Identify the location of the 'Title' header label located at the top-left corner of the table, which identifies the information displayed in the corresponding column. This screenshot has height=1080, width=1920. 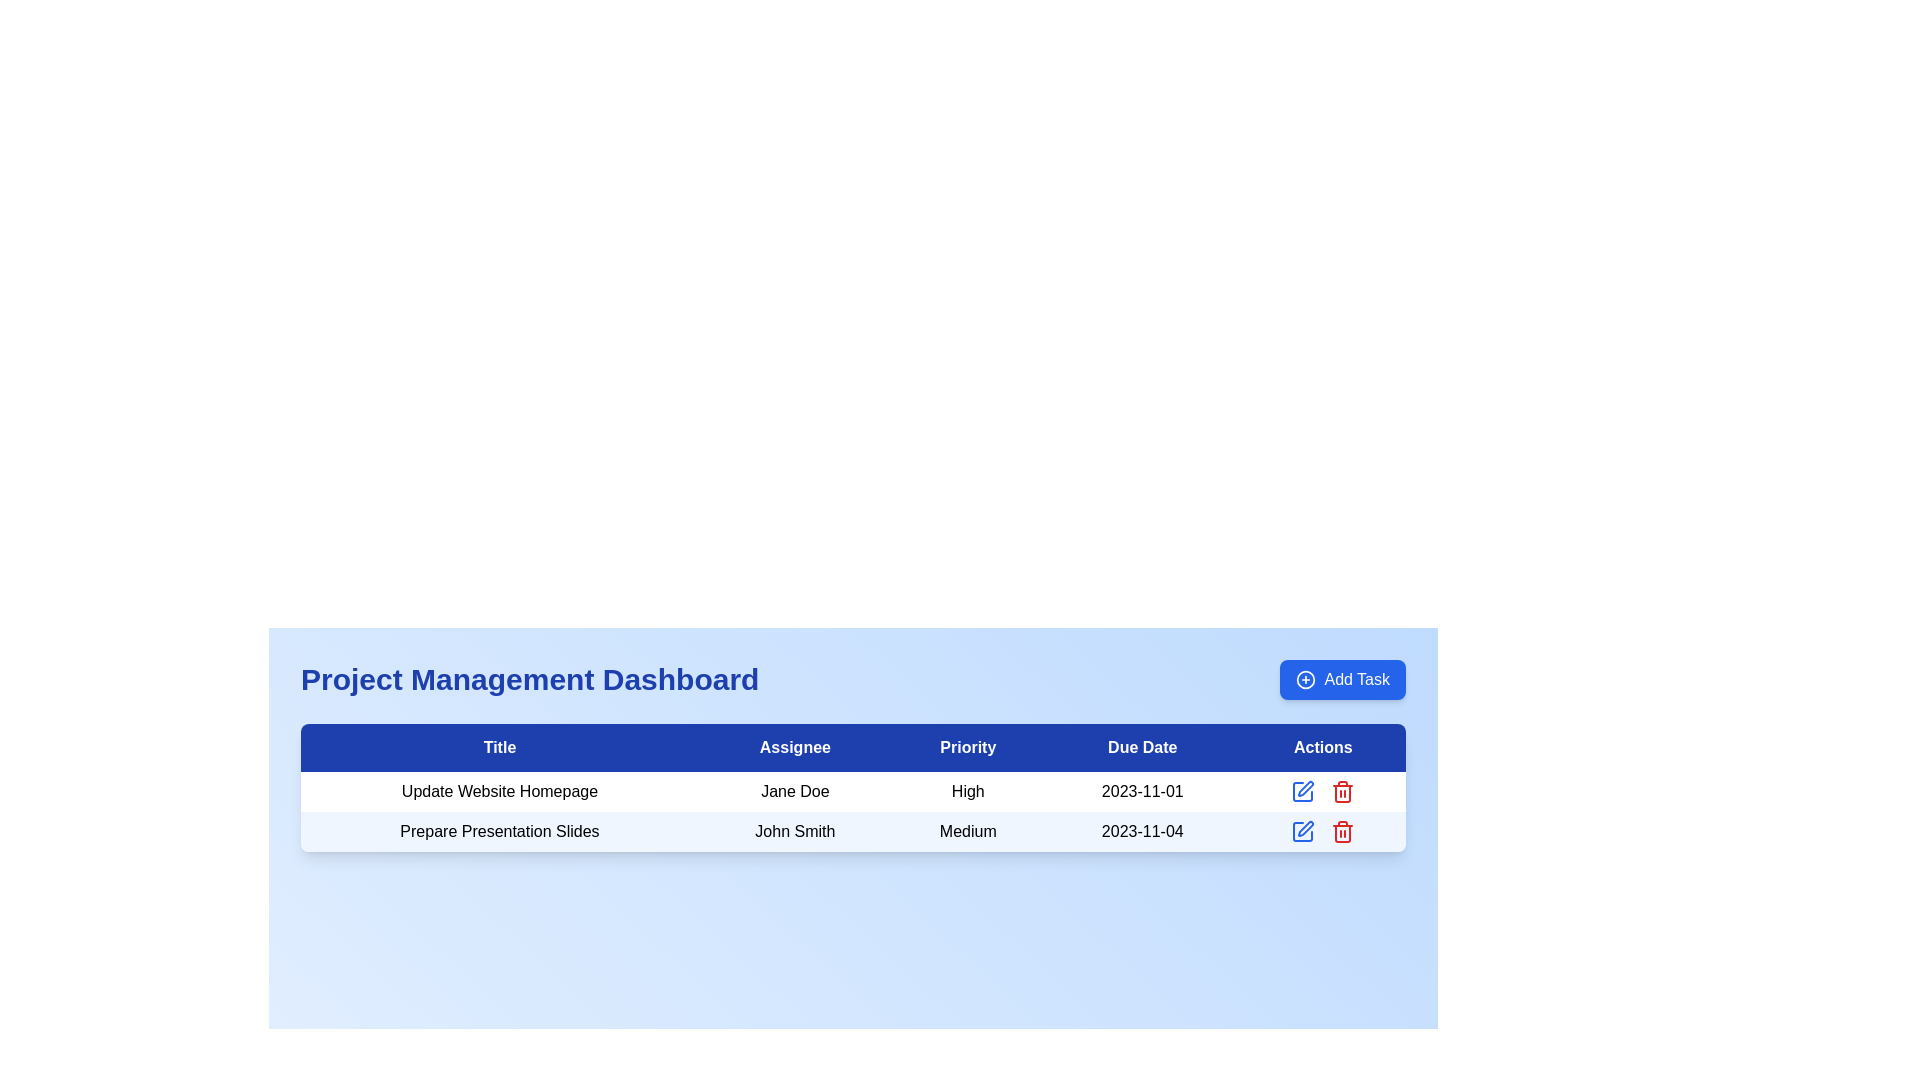
(499, 748).